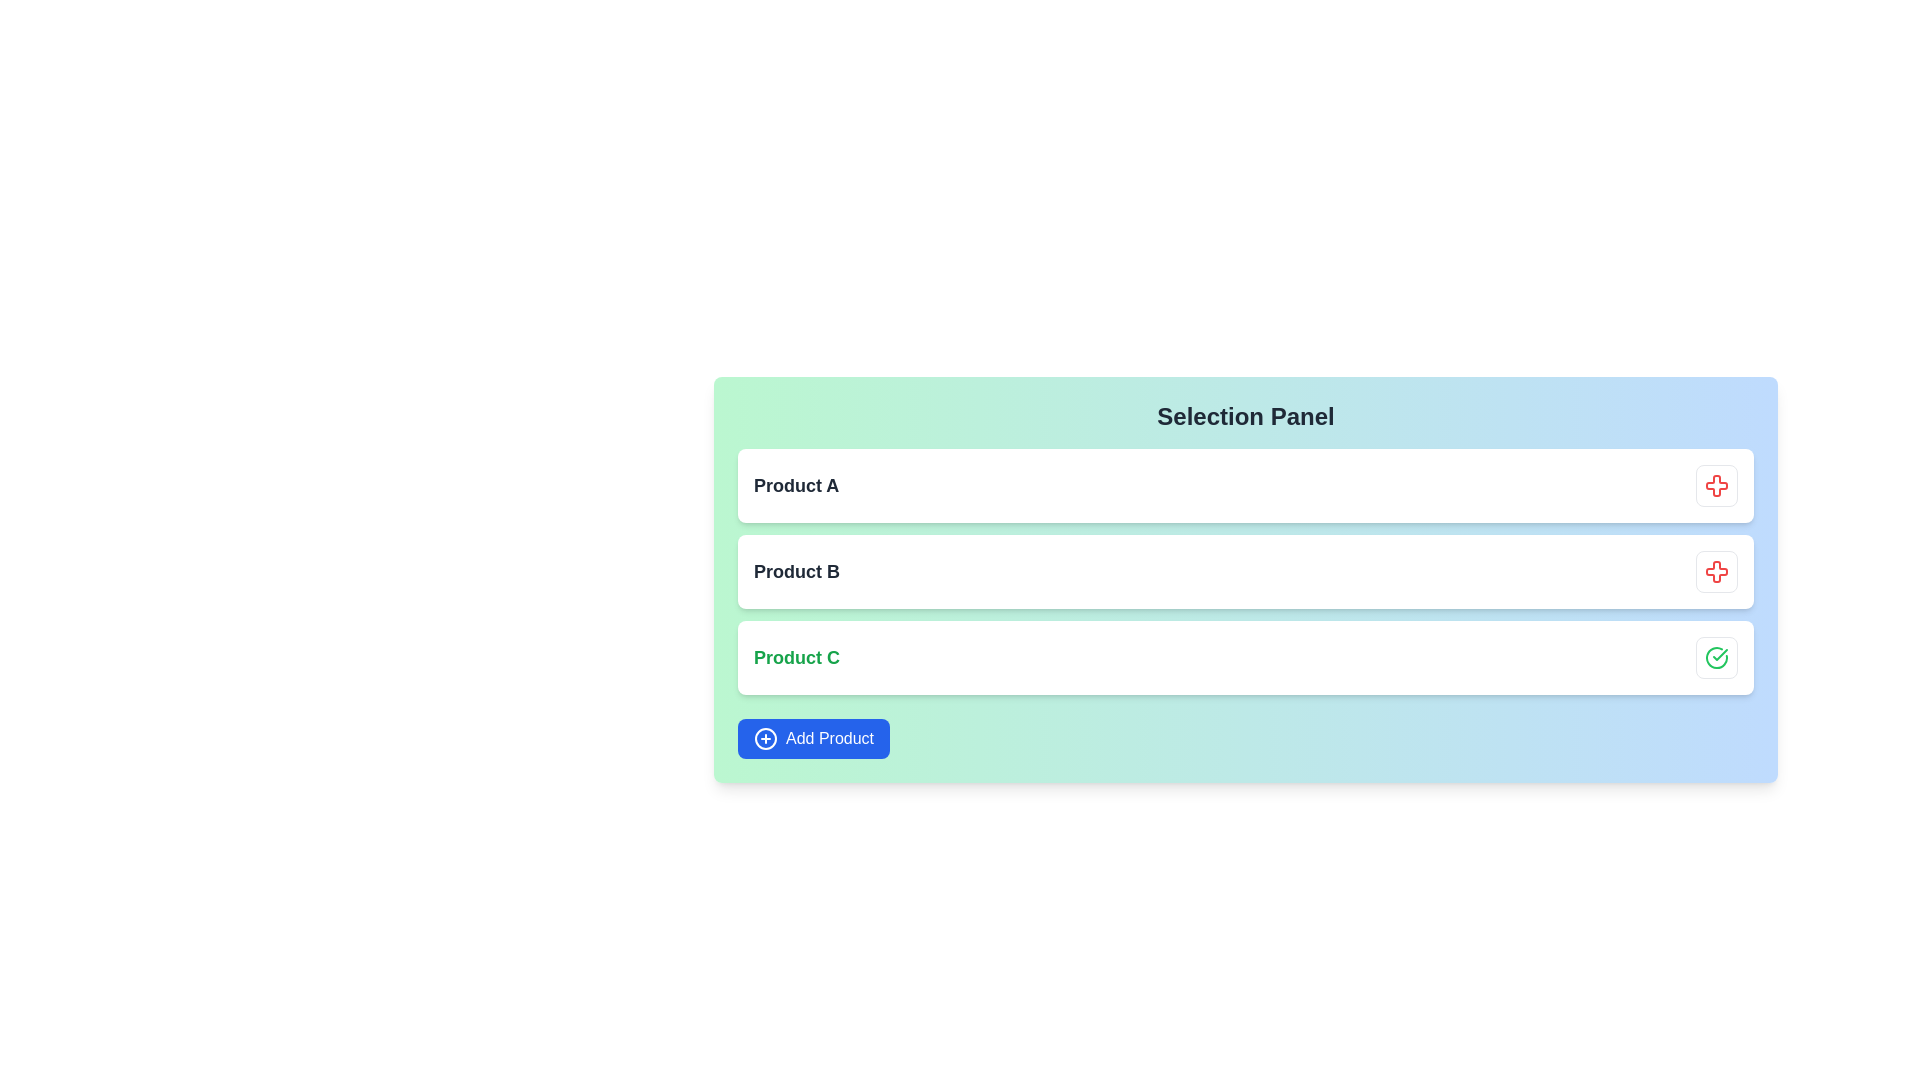 The image size is (1920, 1080). Describe the element at coordinates (795, 571) in the screenshot. I see `the textual label displaying 'Product B', styled with a bold font and dark gray coloring, located within a white background box with rounded corners` at that location.